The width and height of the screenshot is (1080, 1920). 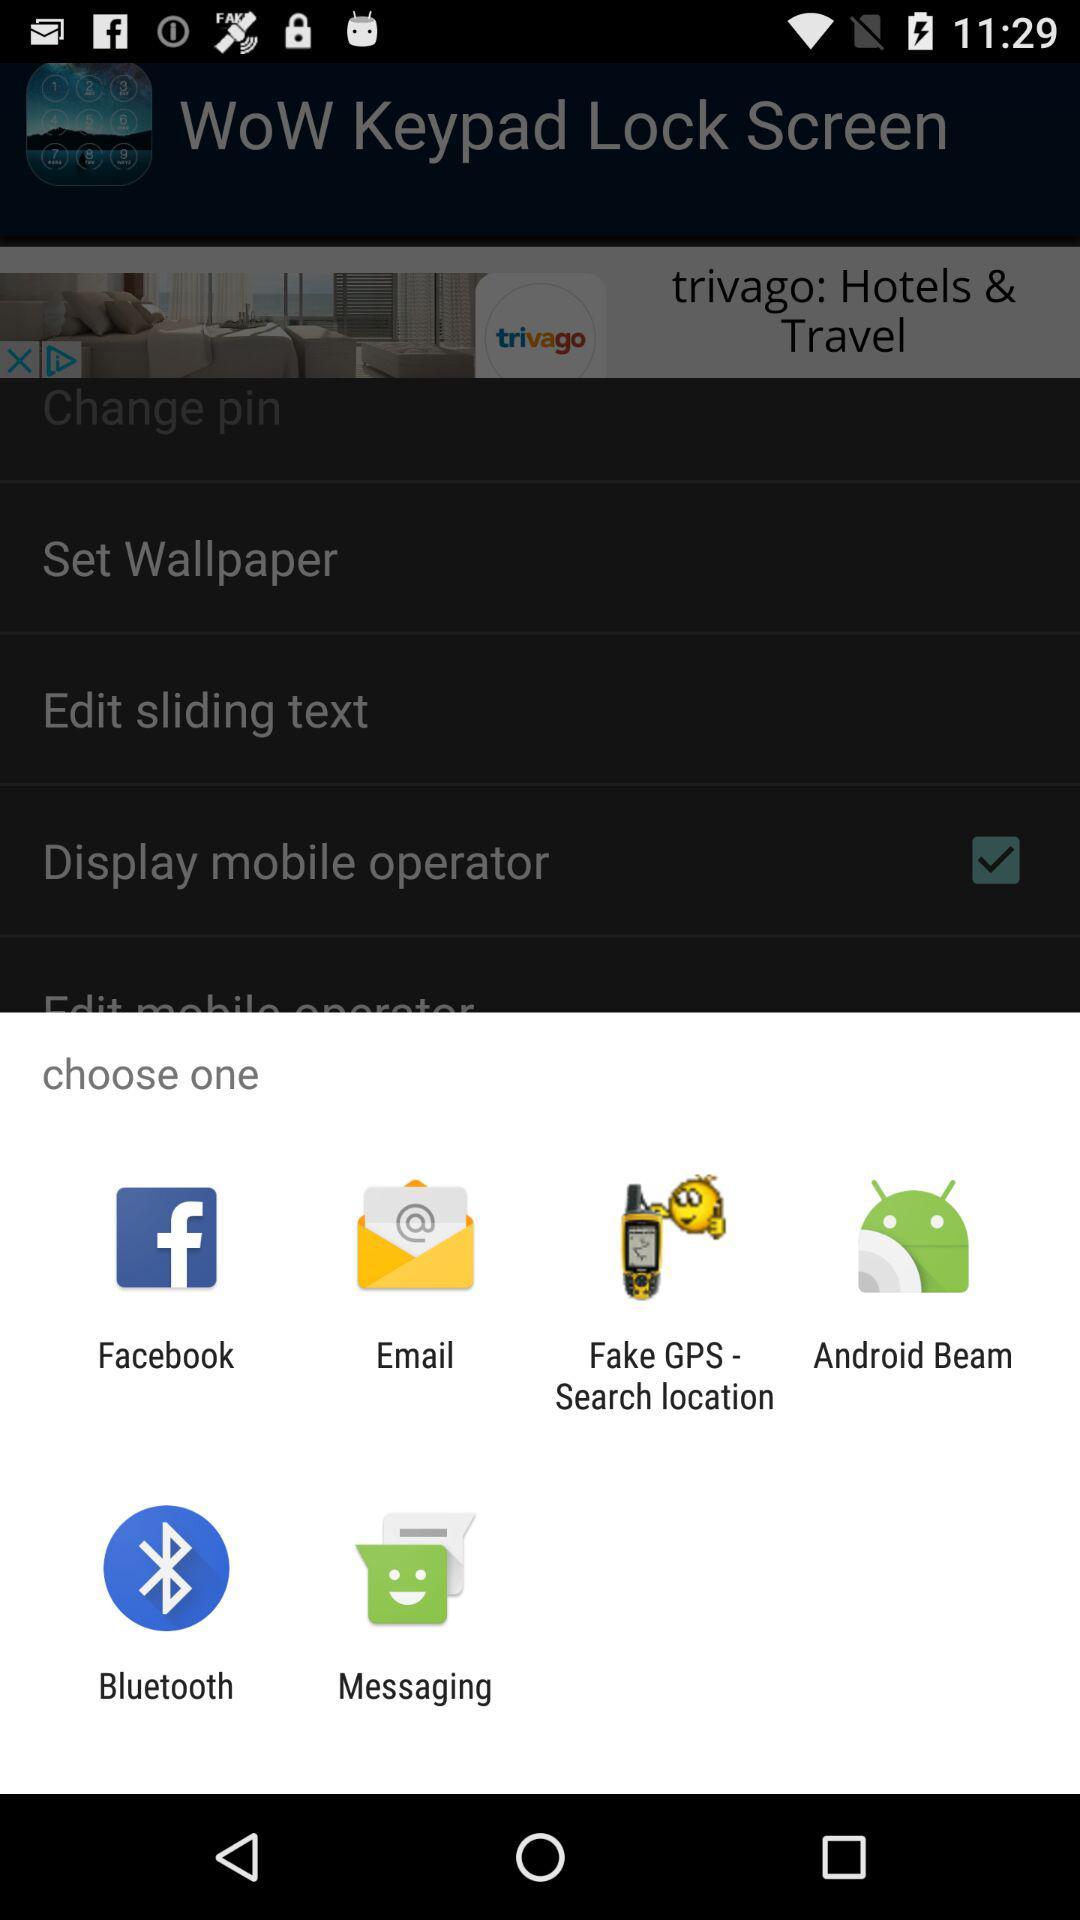 I want to click on the item to the left of fake gps search icon, so click(x=414, y=1374).